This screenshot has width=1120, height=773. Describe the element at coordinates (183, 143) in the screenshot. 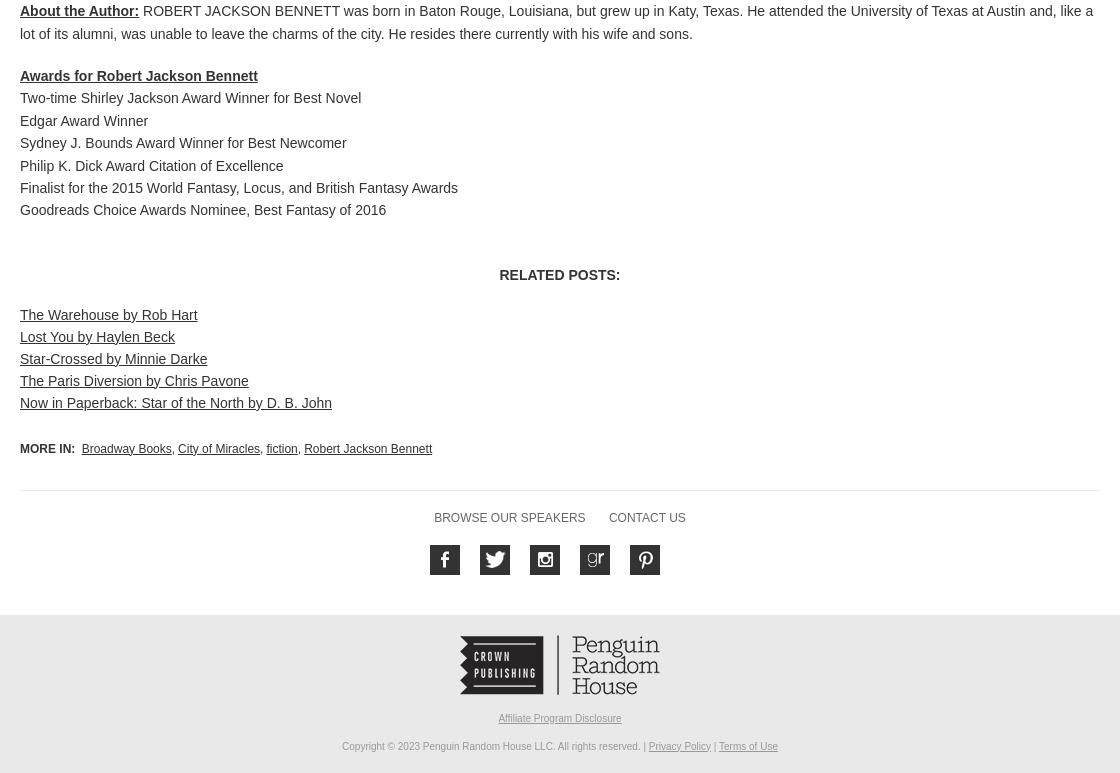

I see `'Sydney J. Bounds Award Winner for Best Newcomer'` at that location.